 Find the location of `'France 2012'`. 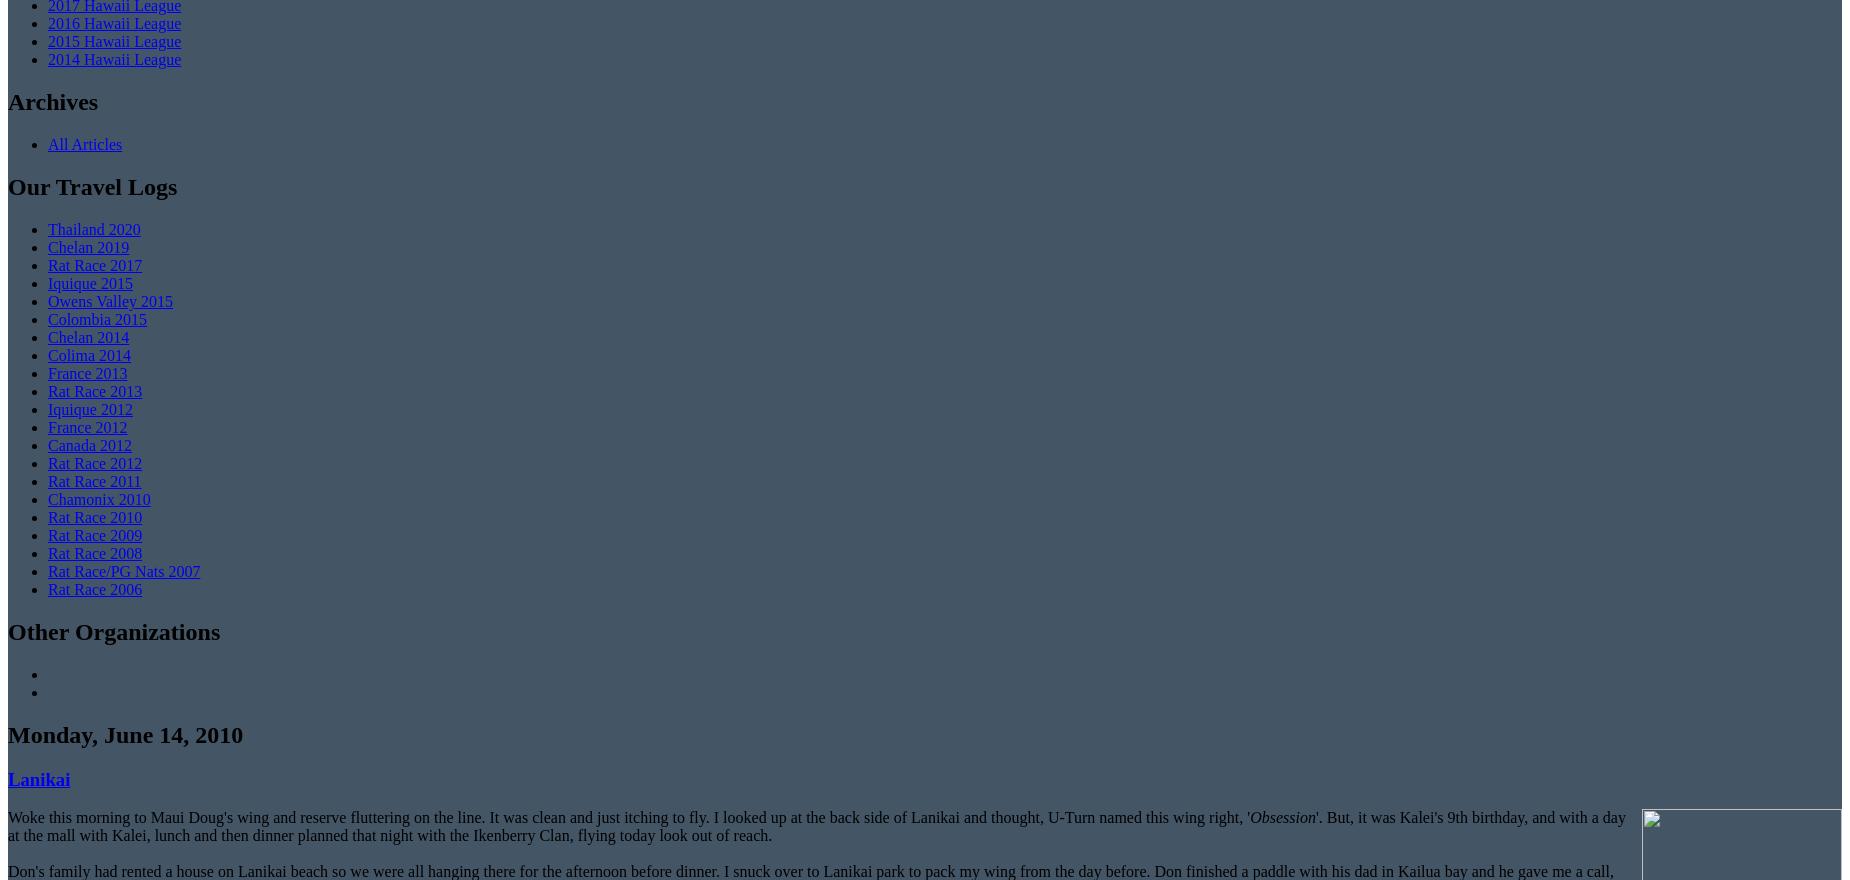

'France 2012' is located at coordinates (86, 427).